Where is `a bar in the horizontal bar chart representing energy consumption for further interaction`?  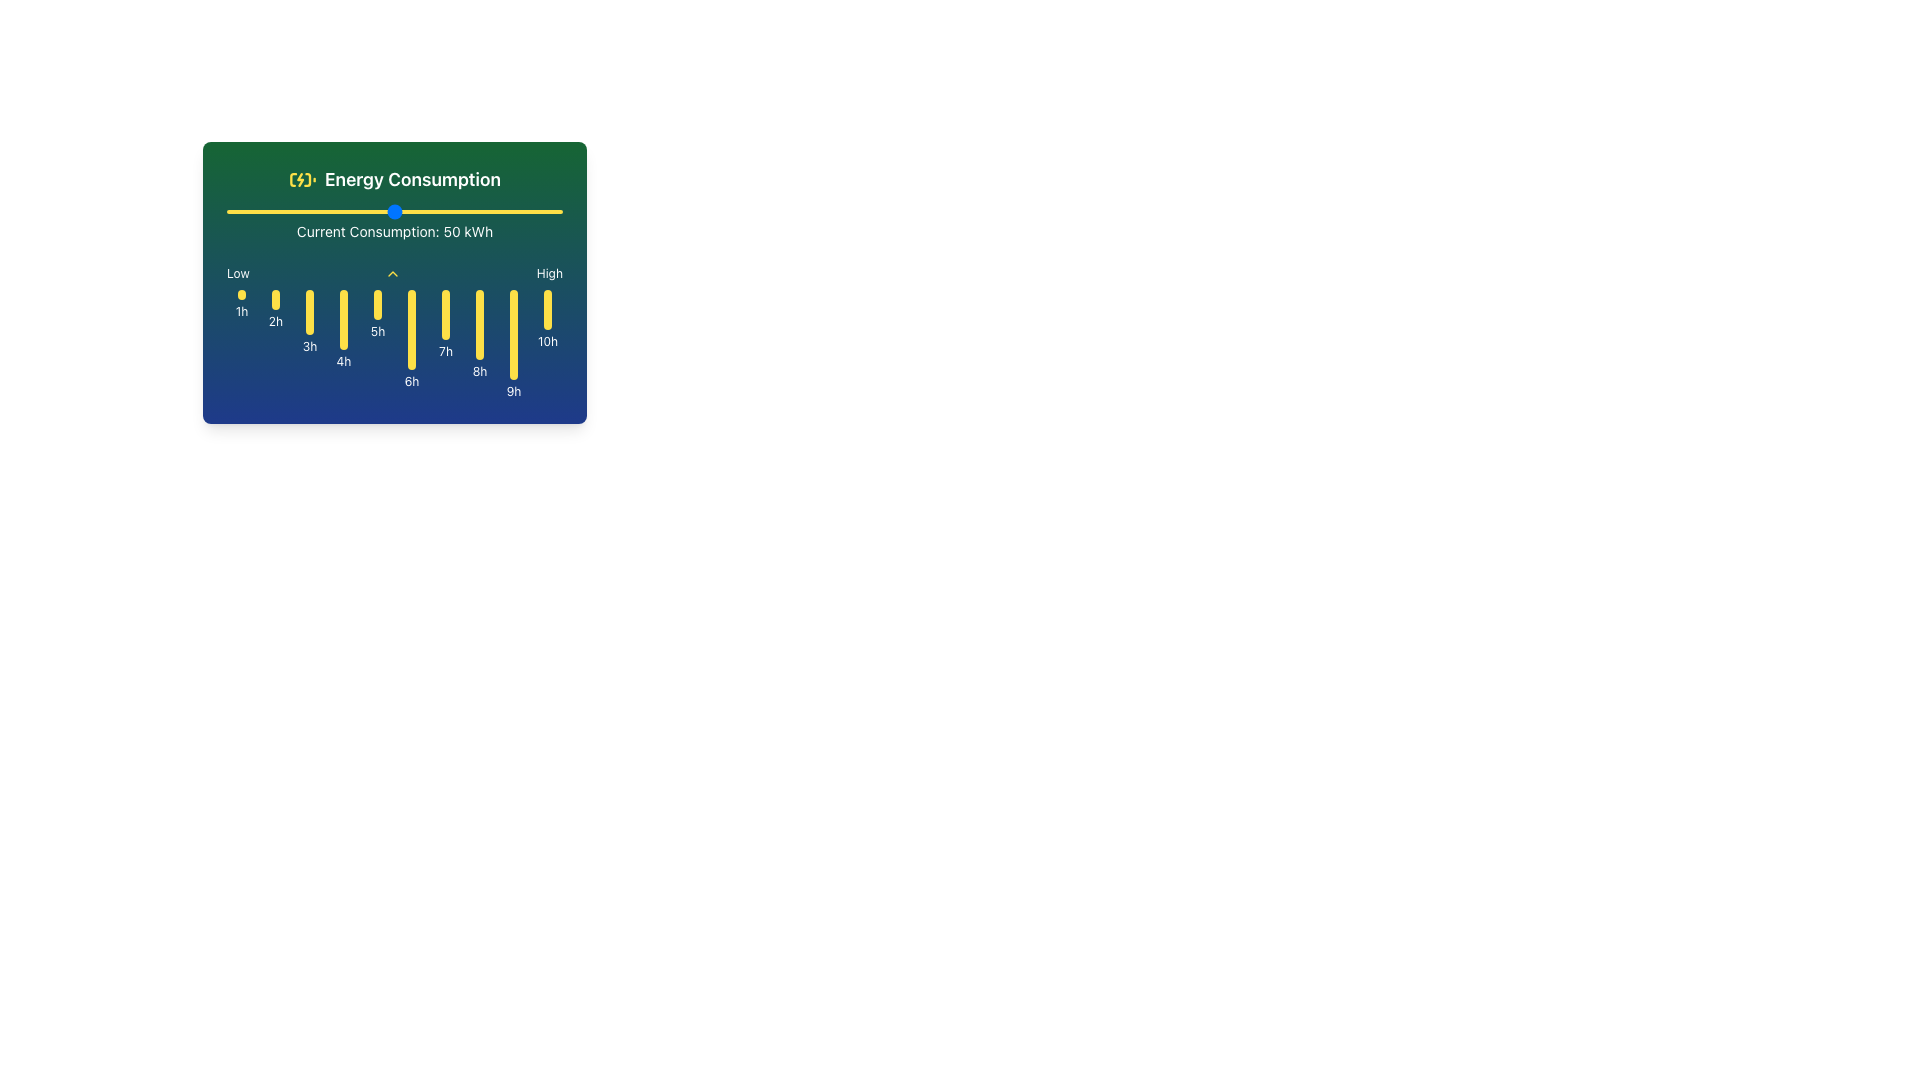 a bar in the horizontal bar chart representing energy consumption for further interaction is located at coordinates (394, 343).